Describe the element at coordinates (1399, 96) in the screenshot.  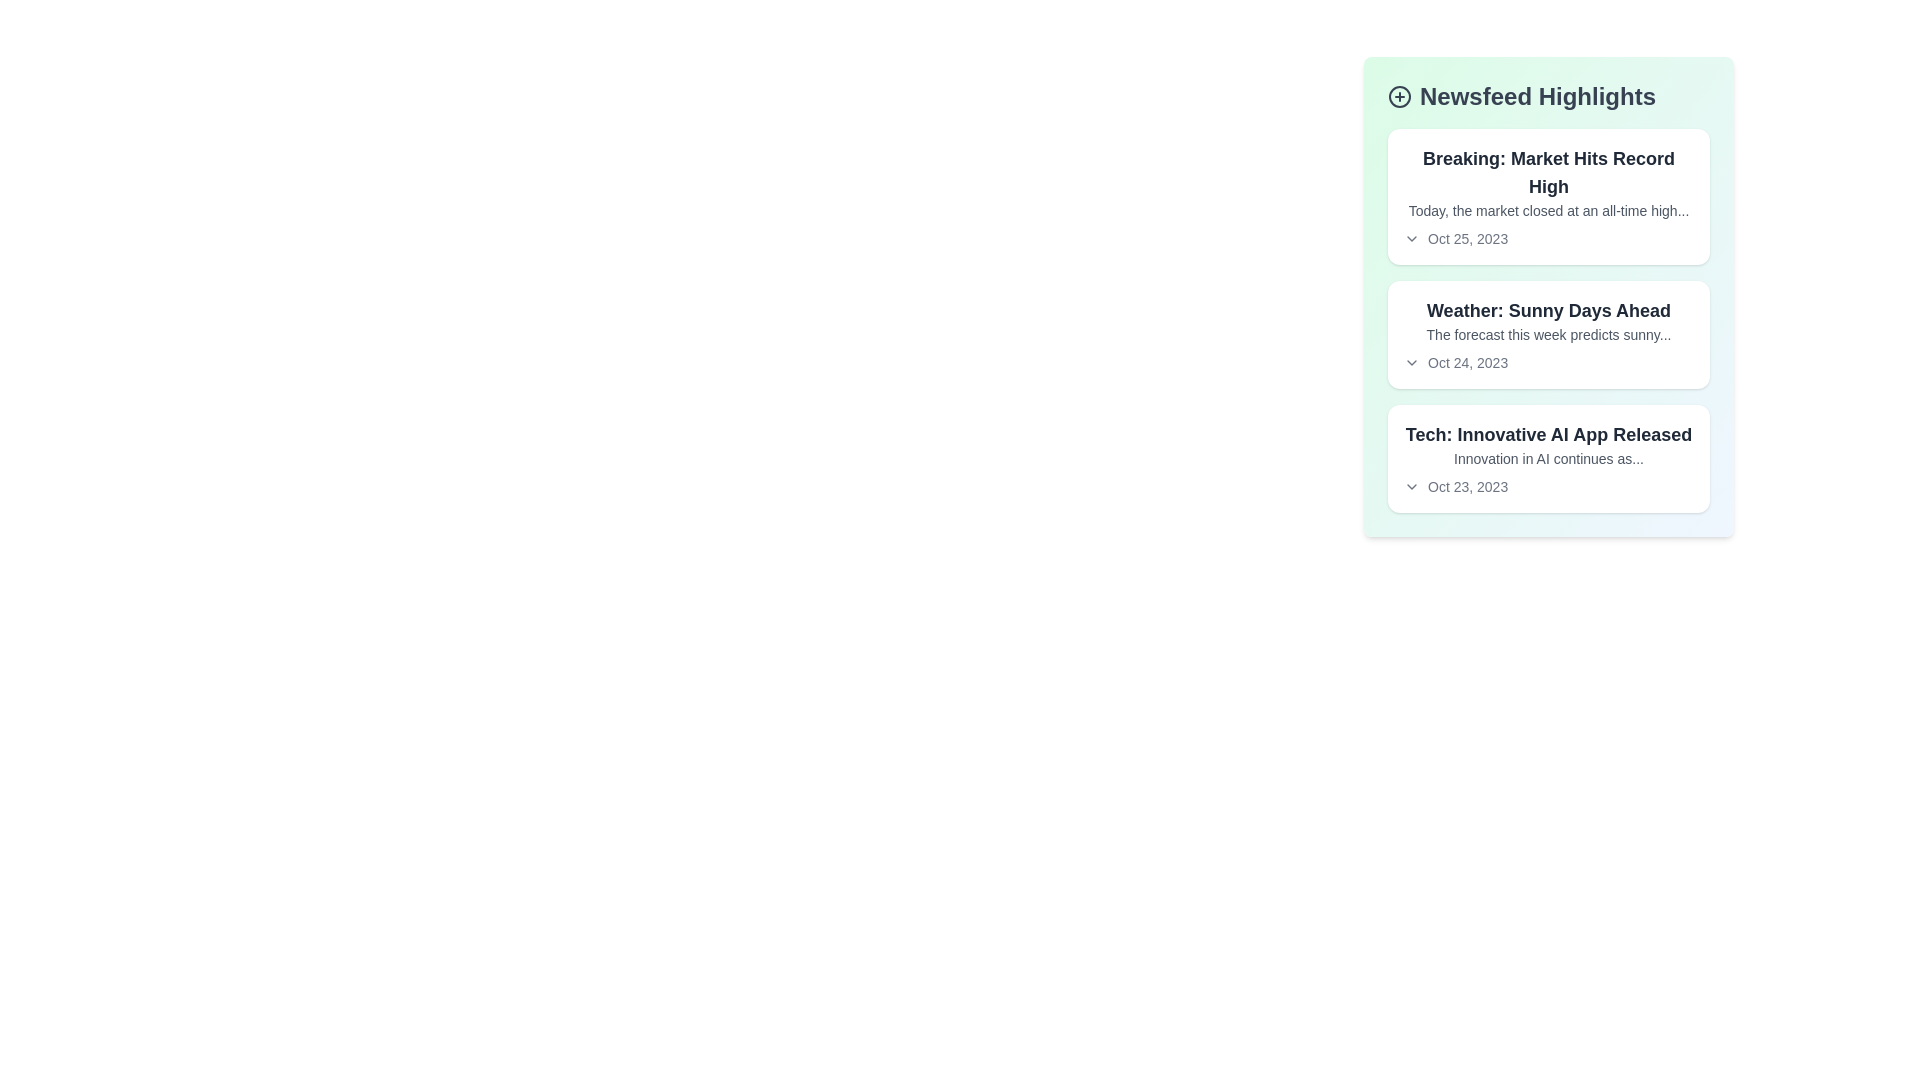
I see `the '+' icon in the heading of the NewsFeed component` at that location.